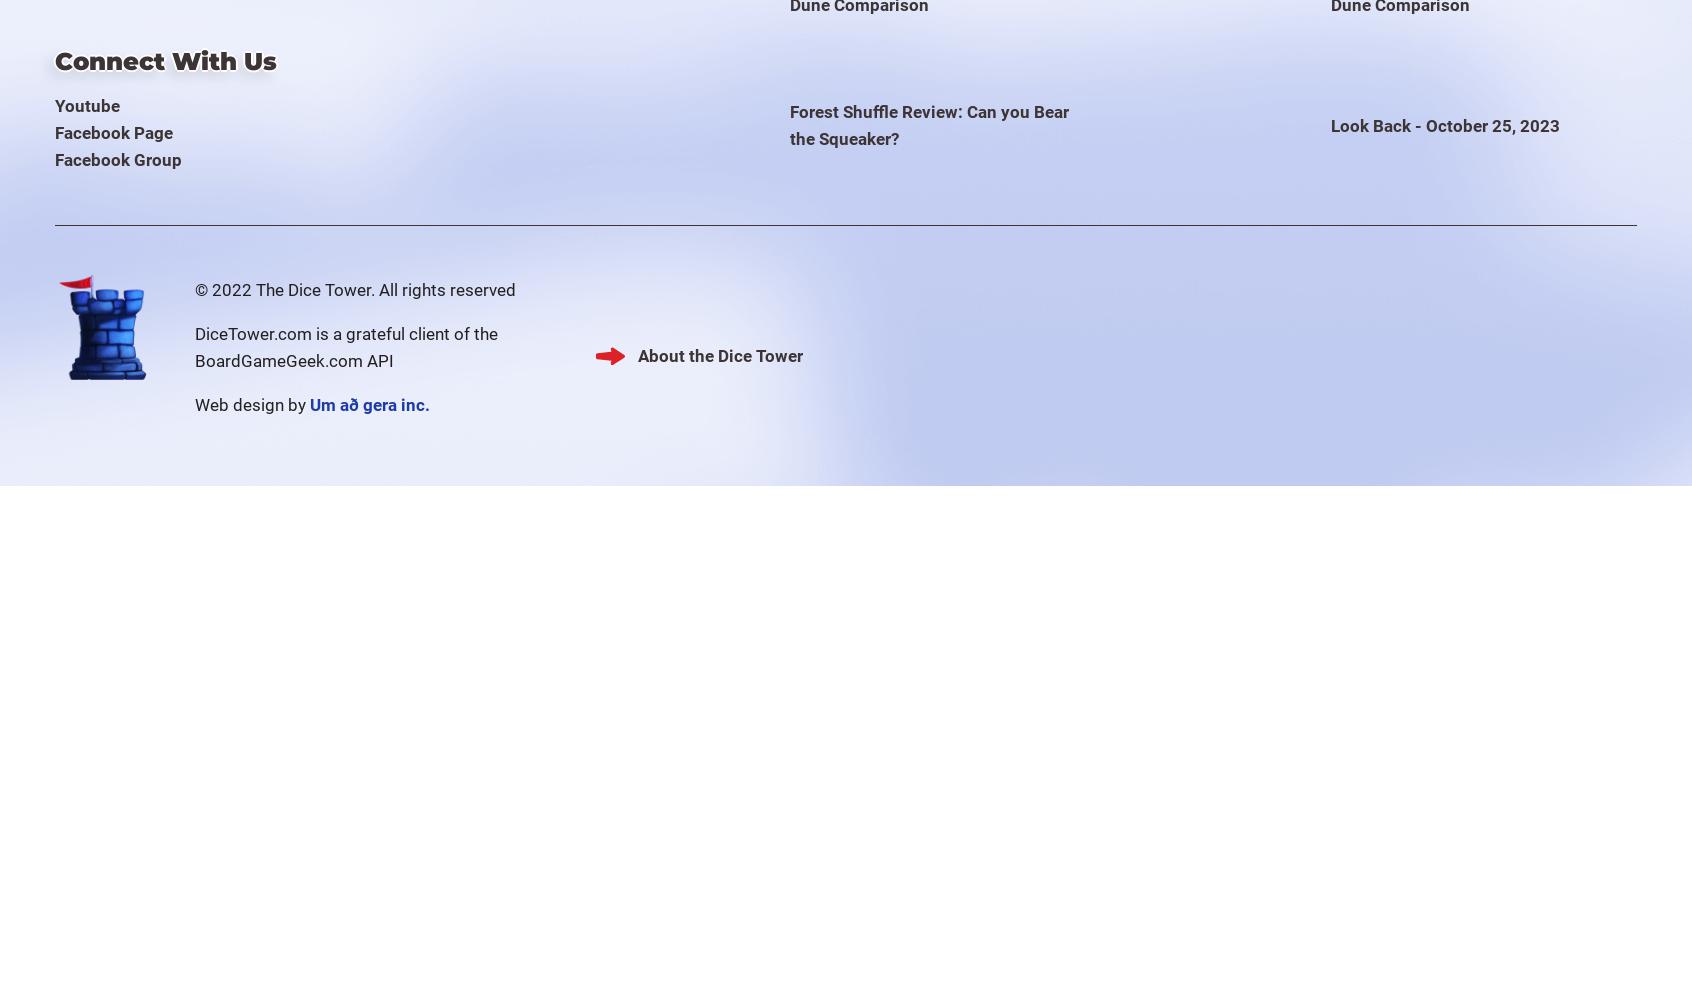 The image size is (1692, 1000). What do you see at coordinates (117, 160) in the screenshot?
I see `'Facebook Group'` at bounding box center [117, 160].